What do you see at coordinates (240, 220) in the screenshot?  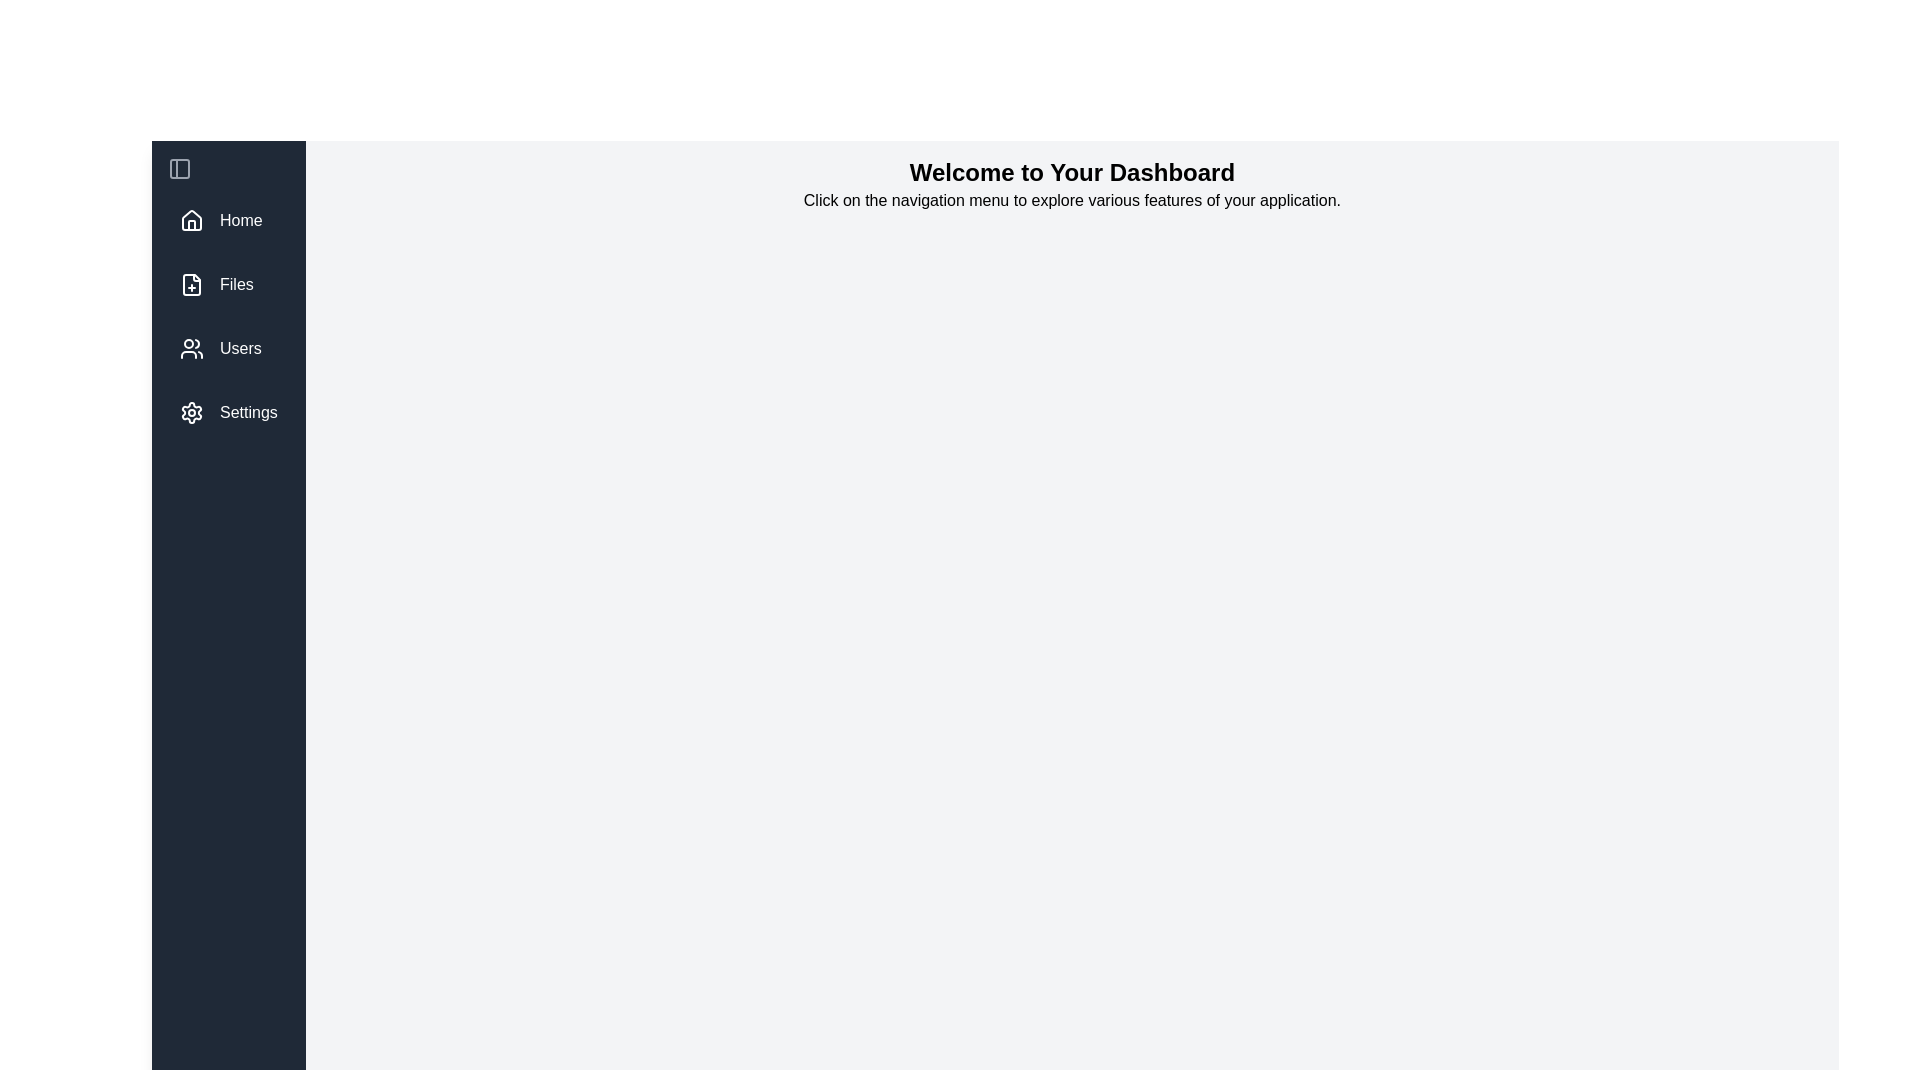 I see `the first text label in the left-hand vertical navigation bar, which serves as a navigation link to the home or dashboard view` at bounding box center [240, 220].